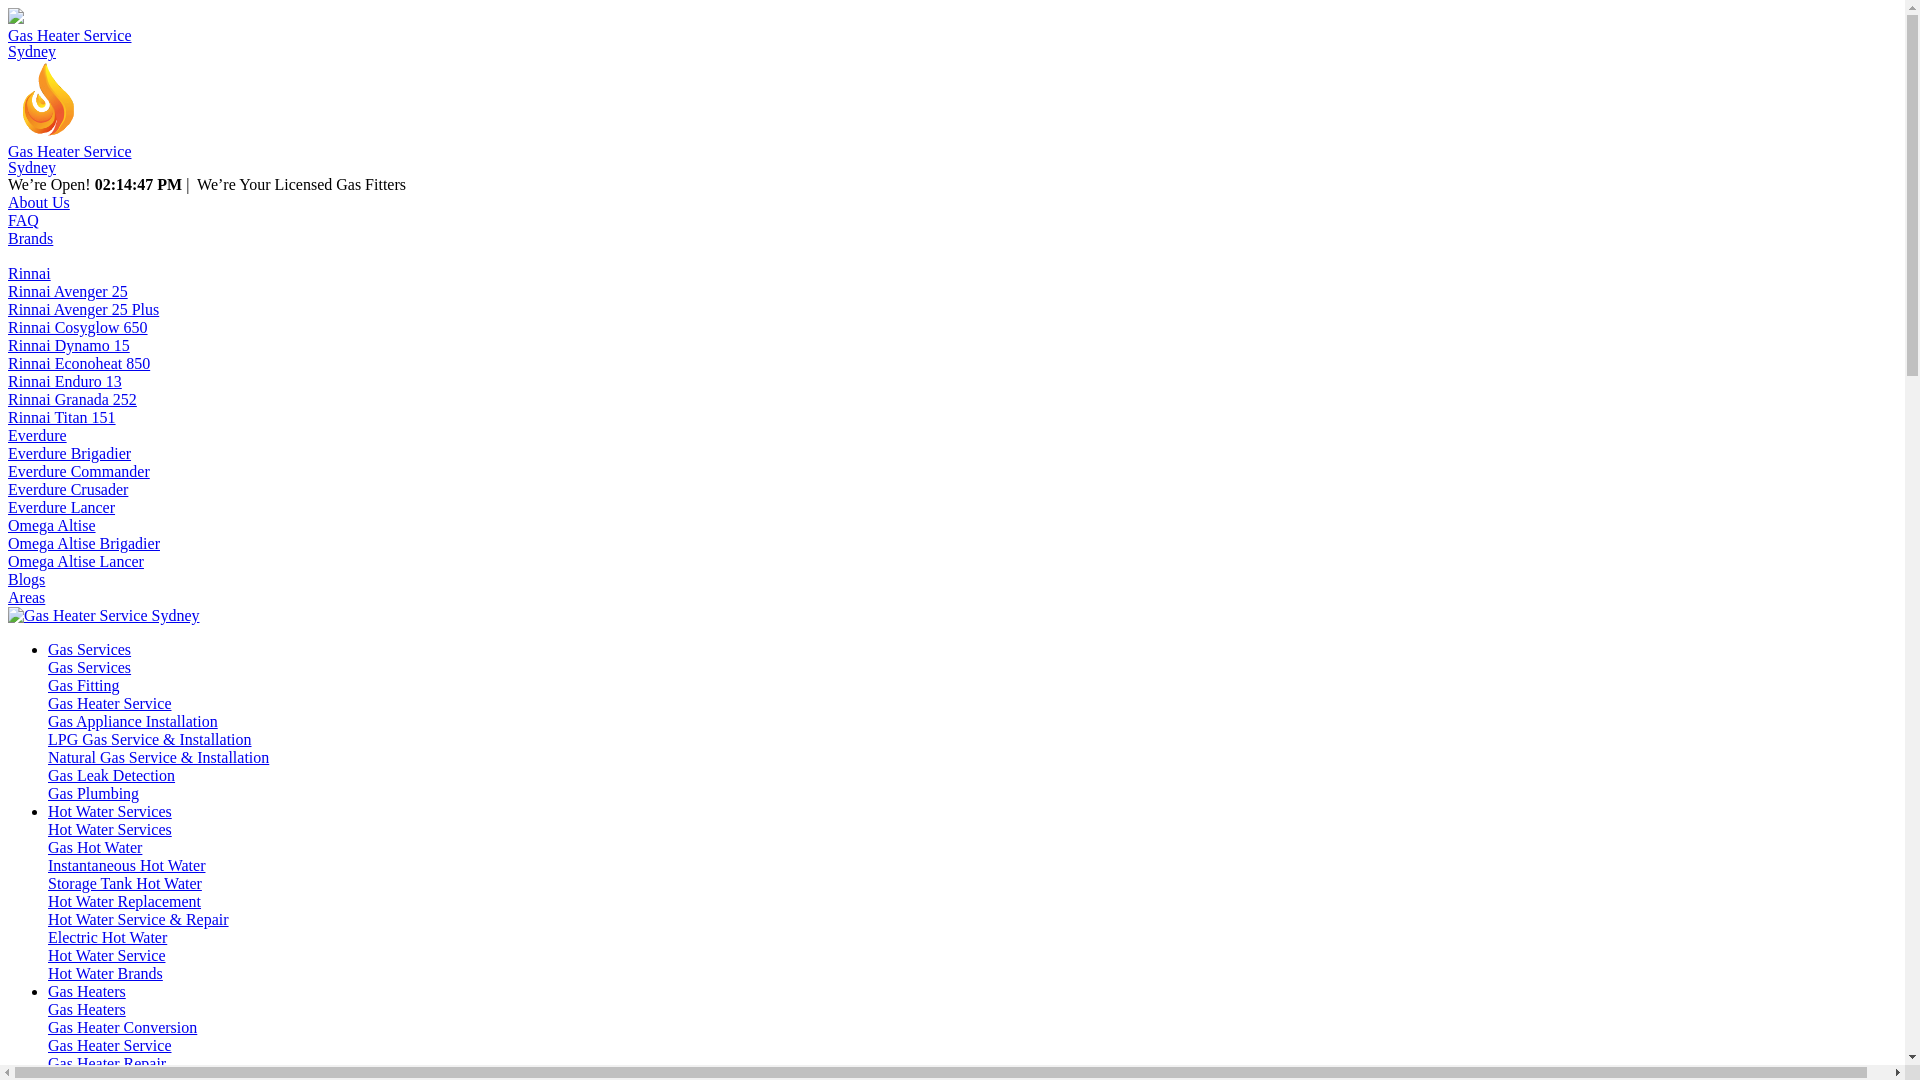  I want to click on 'Omega Altise Lancer', so click(76, 561).